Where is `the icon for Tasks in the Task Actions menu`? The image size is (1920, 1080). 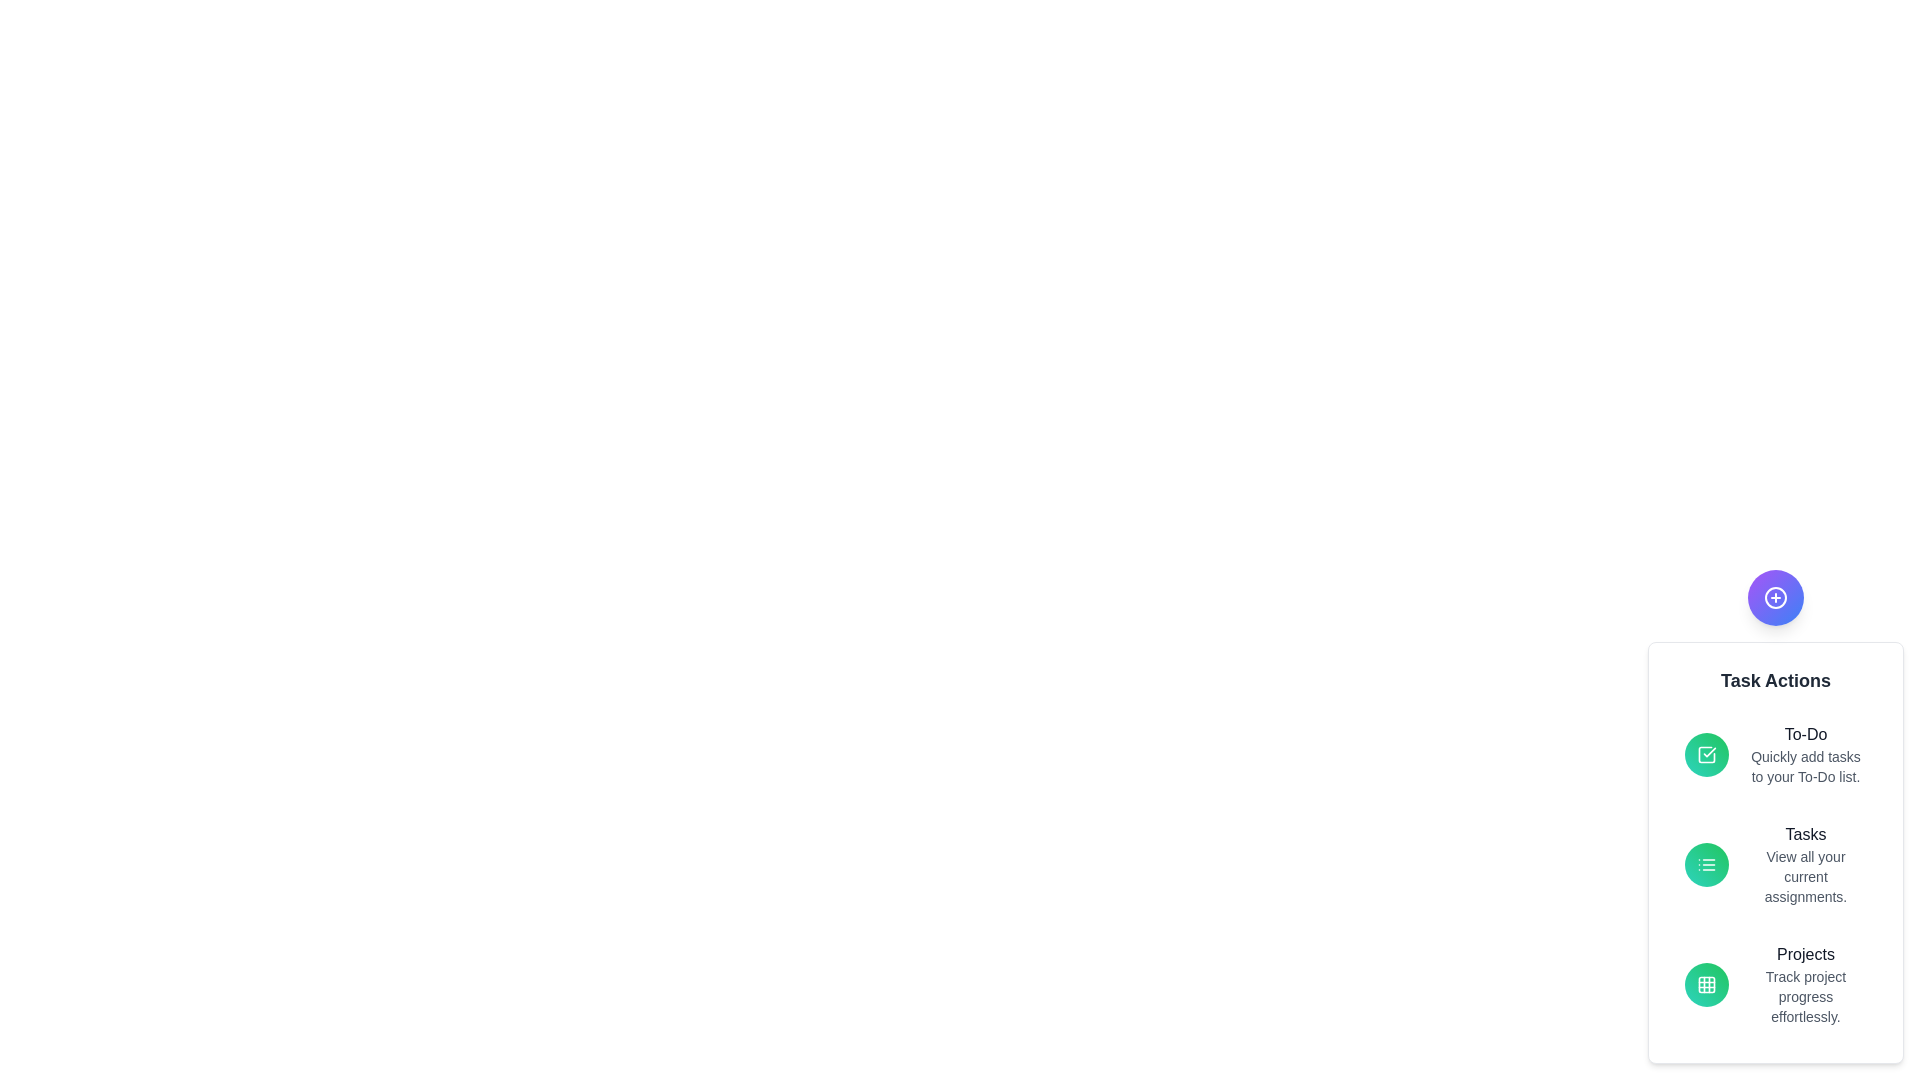
the icon for Tasks in the Task Actions menu is located at coordinates (1706, 863).